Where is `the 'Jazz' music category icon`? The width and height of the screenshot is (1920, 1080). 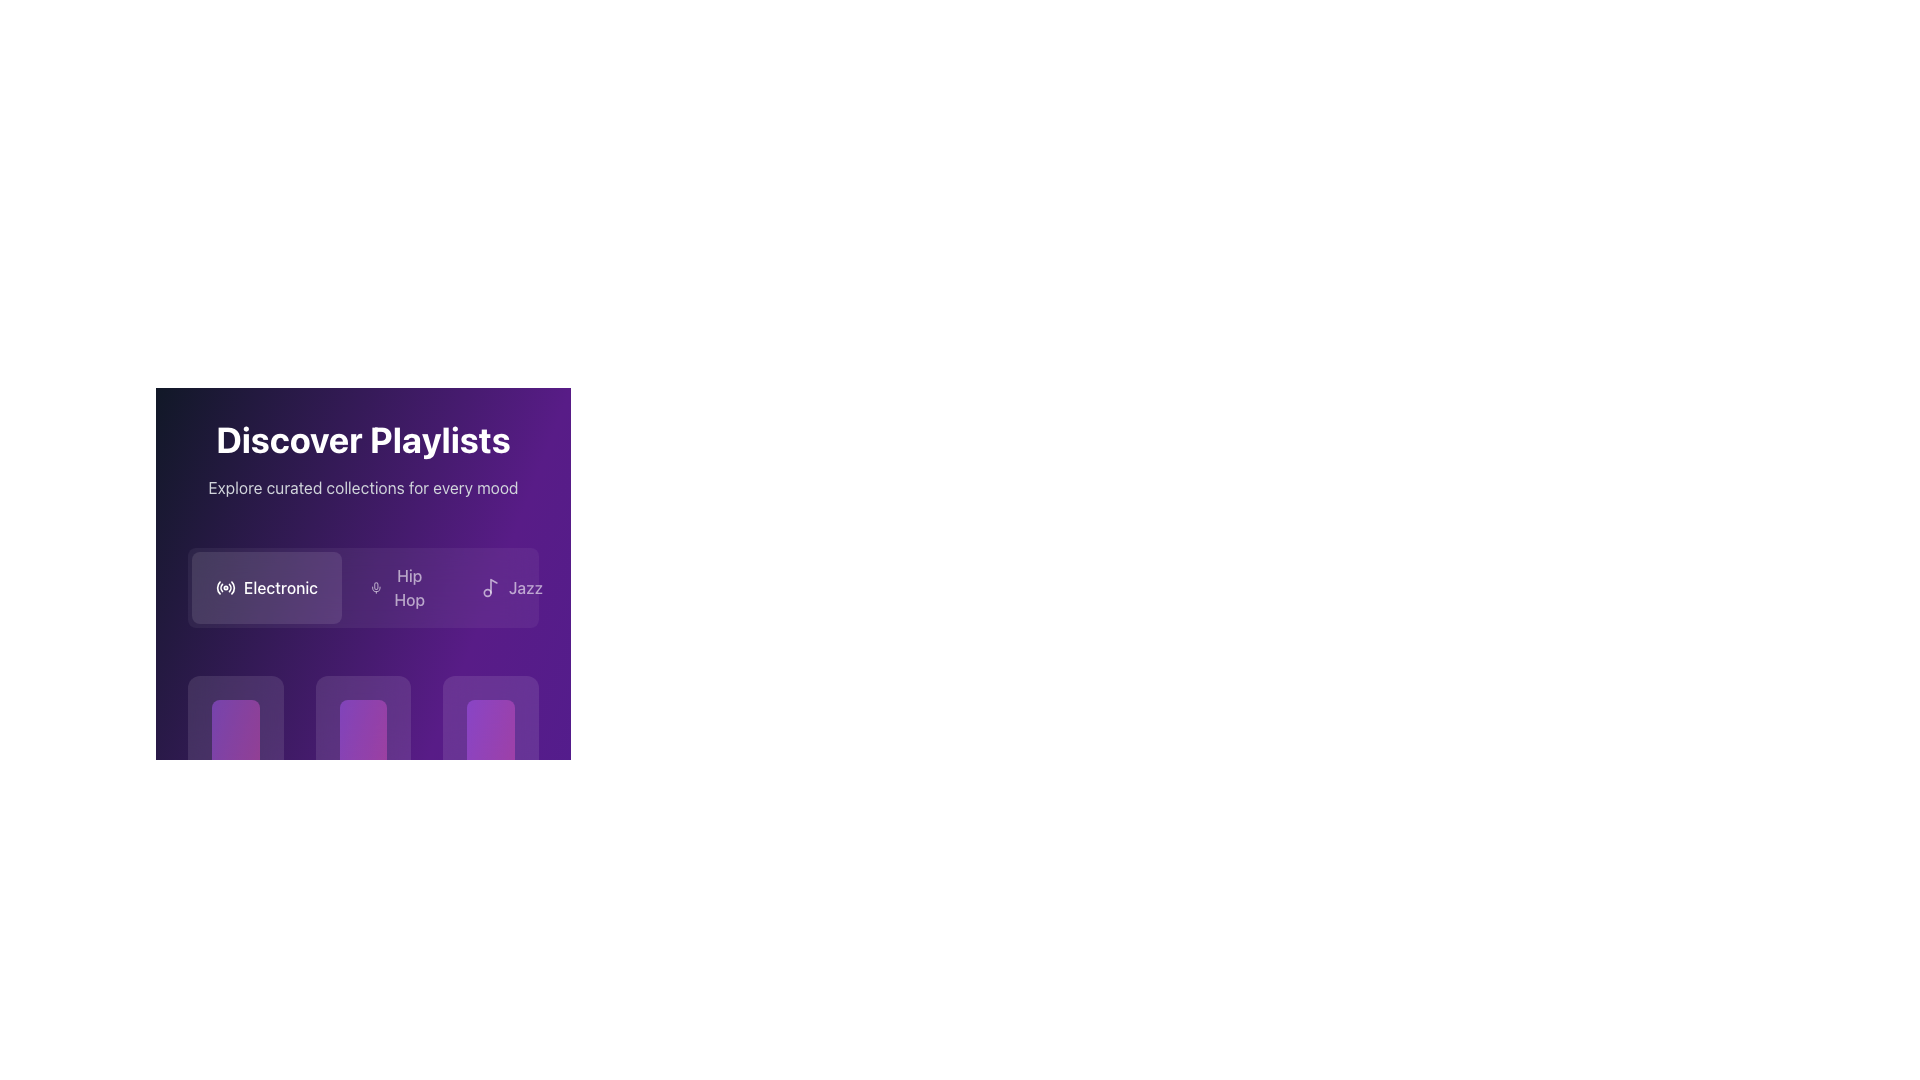
the 'Jazz' music category icon is located at coordinates (493, 585).